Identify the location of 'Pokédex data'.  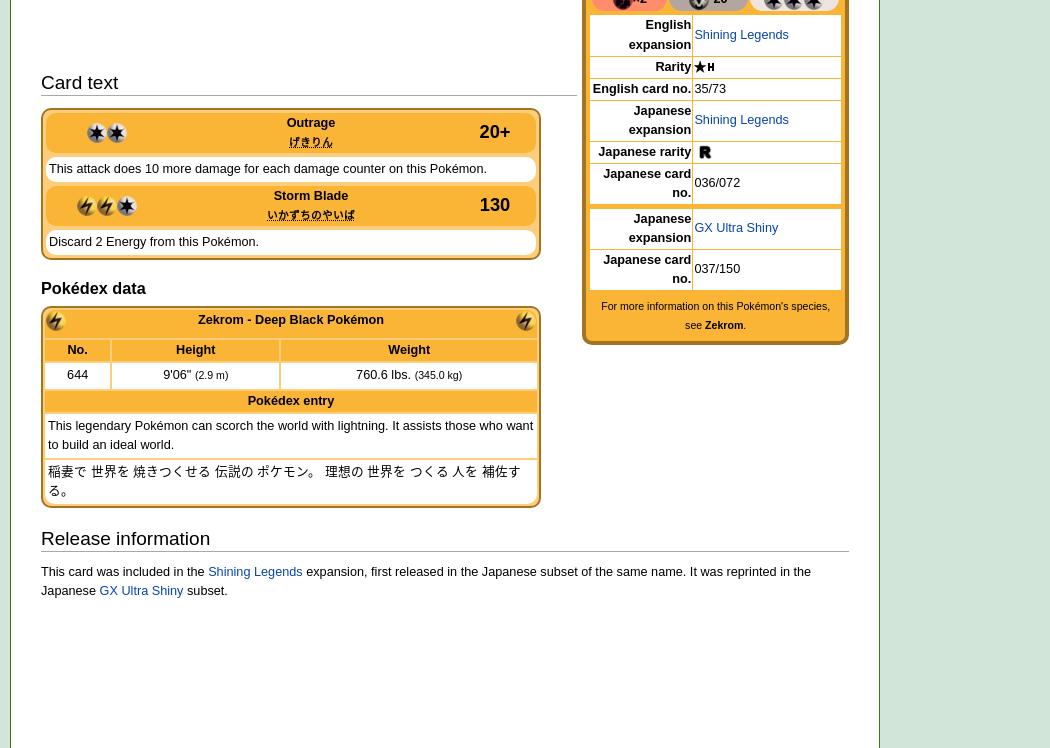
(93, 287).